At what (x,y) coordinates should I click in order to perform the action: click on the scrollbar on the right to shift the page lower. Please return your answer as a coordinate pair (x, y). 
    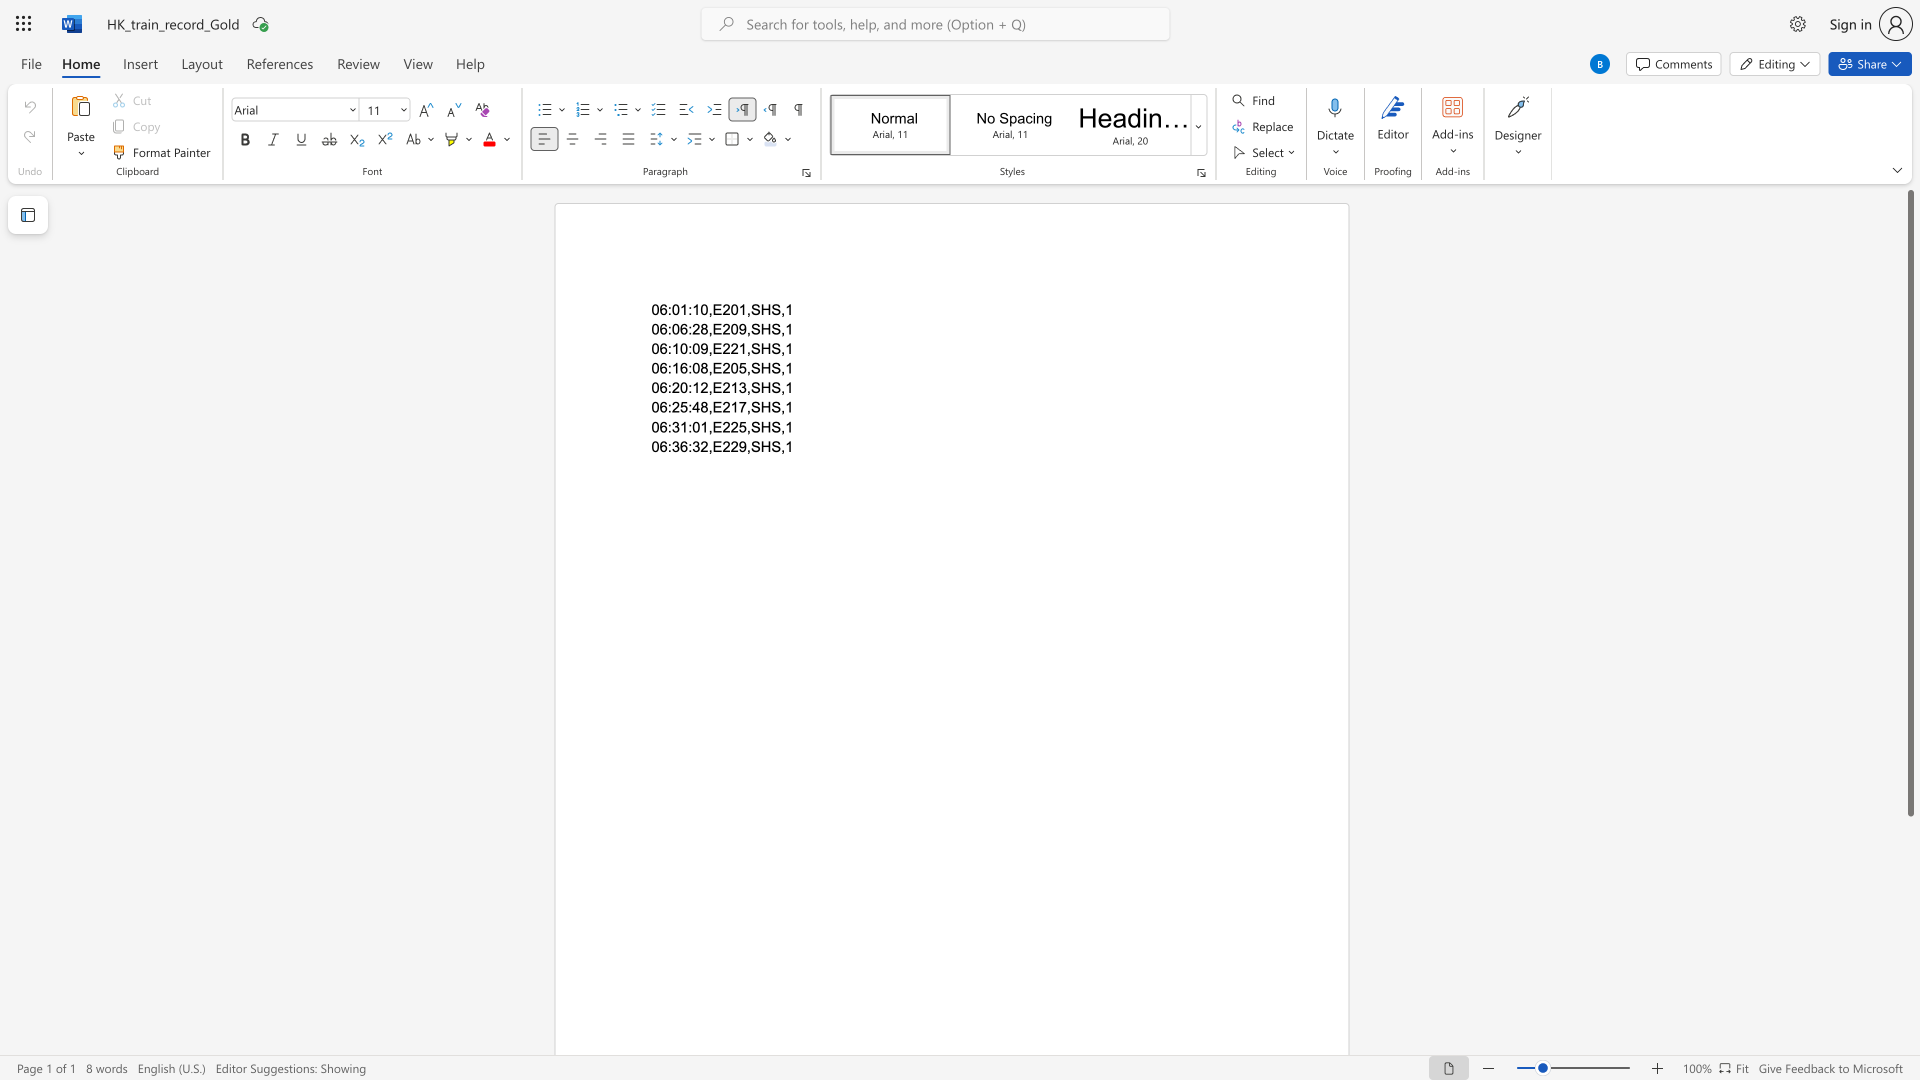
    Looking at the image, I should click on (1909, 889).